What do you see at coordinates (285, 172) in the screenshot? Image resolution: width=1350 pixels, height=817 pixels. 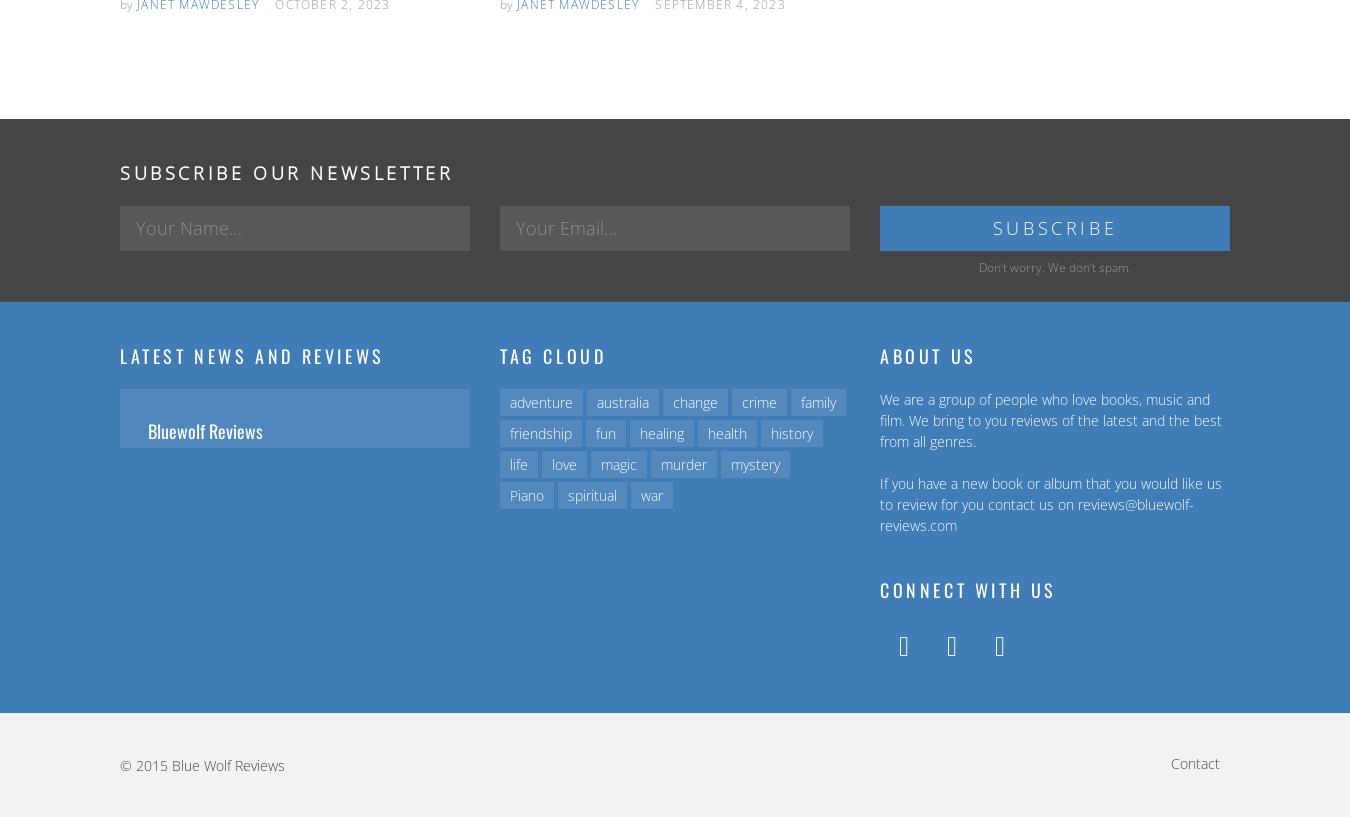 I see `'Subscribe Our Newsletter'` at bounding box center [285, 172].